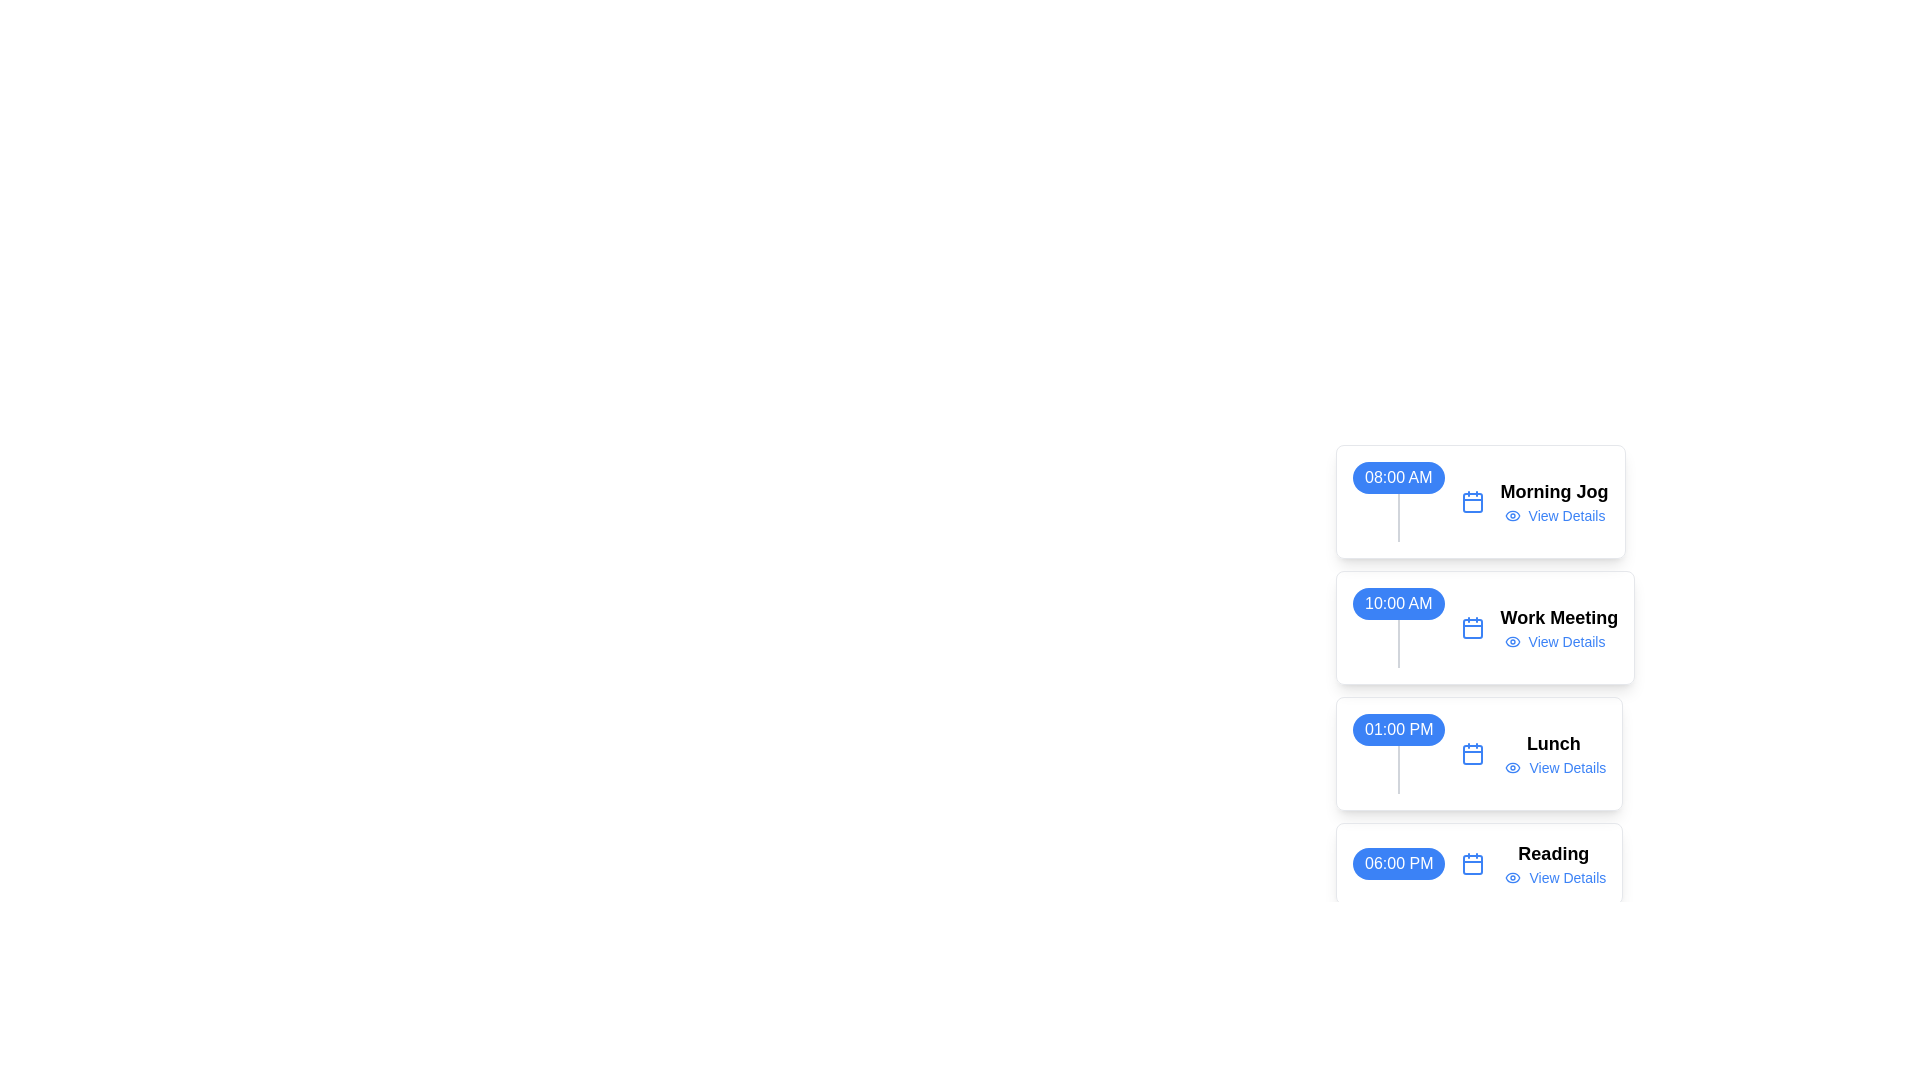 The image size is (1920, 1080). What do you see at coordinates (1397, 478) in the screenshot?
I see `the pill-shaped label containing the text '08:00 AM', which has a blue background and white text, positioned at the top of a vertical list of time elements` at bounding box center [1397, 478].